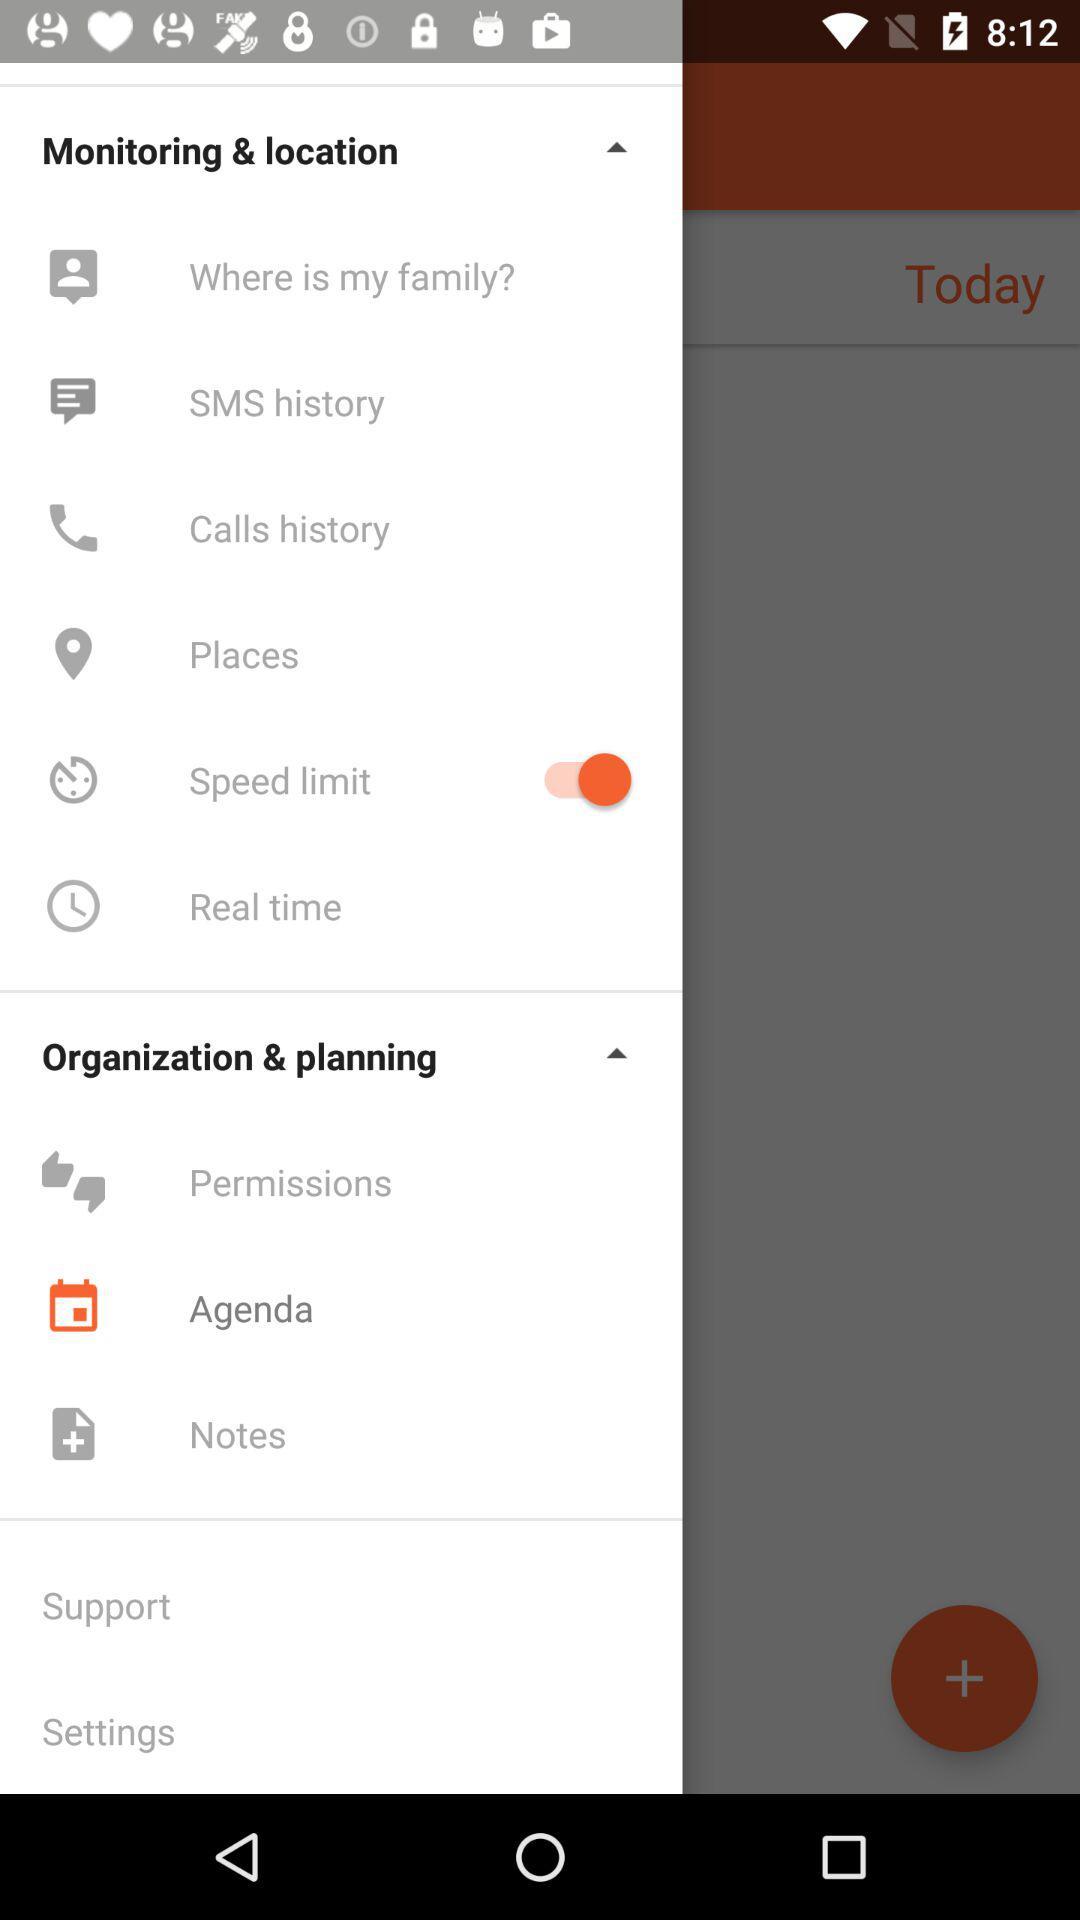  I want to click on the add icon, so click(963, 1678).